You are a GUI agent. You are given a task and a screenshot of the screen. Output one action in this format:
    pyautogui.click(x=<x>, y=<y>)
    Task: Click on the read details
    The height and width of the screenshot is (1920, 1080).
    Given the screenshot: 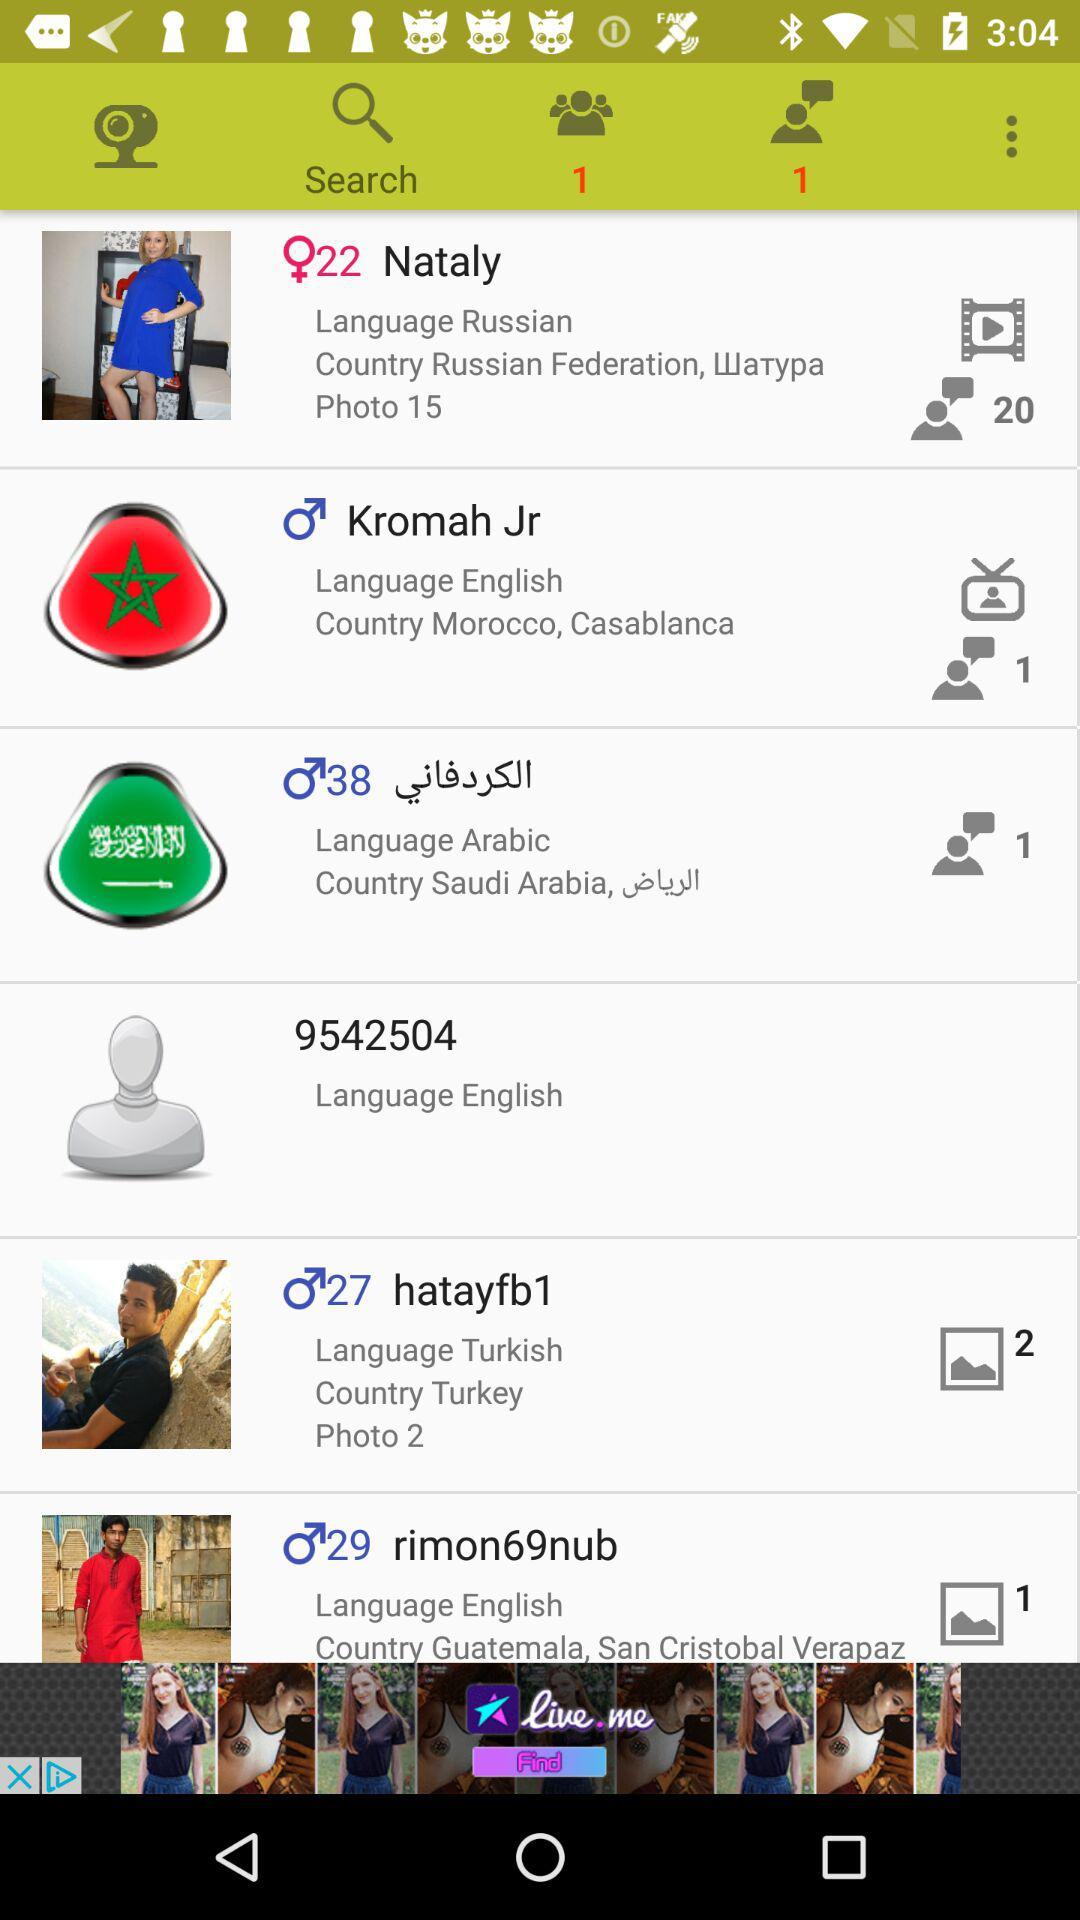 What is the action you would take?
    pyautogui.click(x=135, y=325)
    